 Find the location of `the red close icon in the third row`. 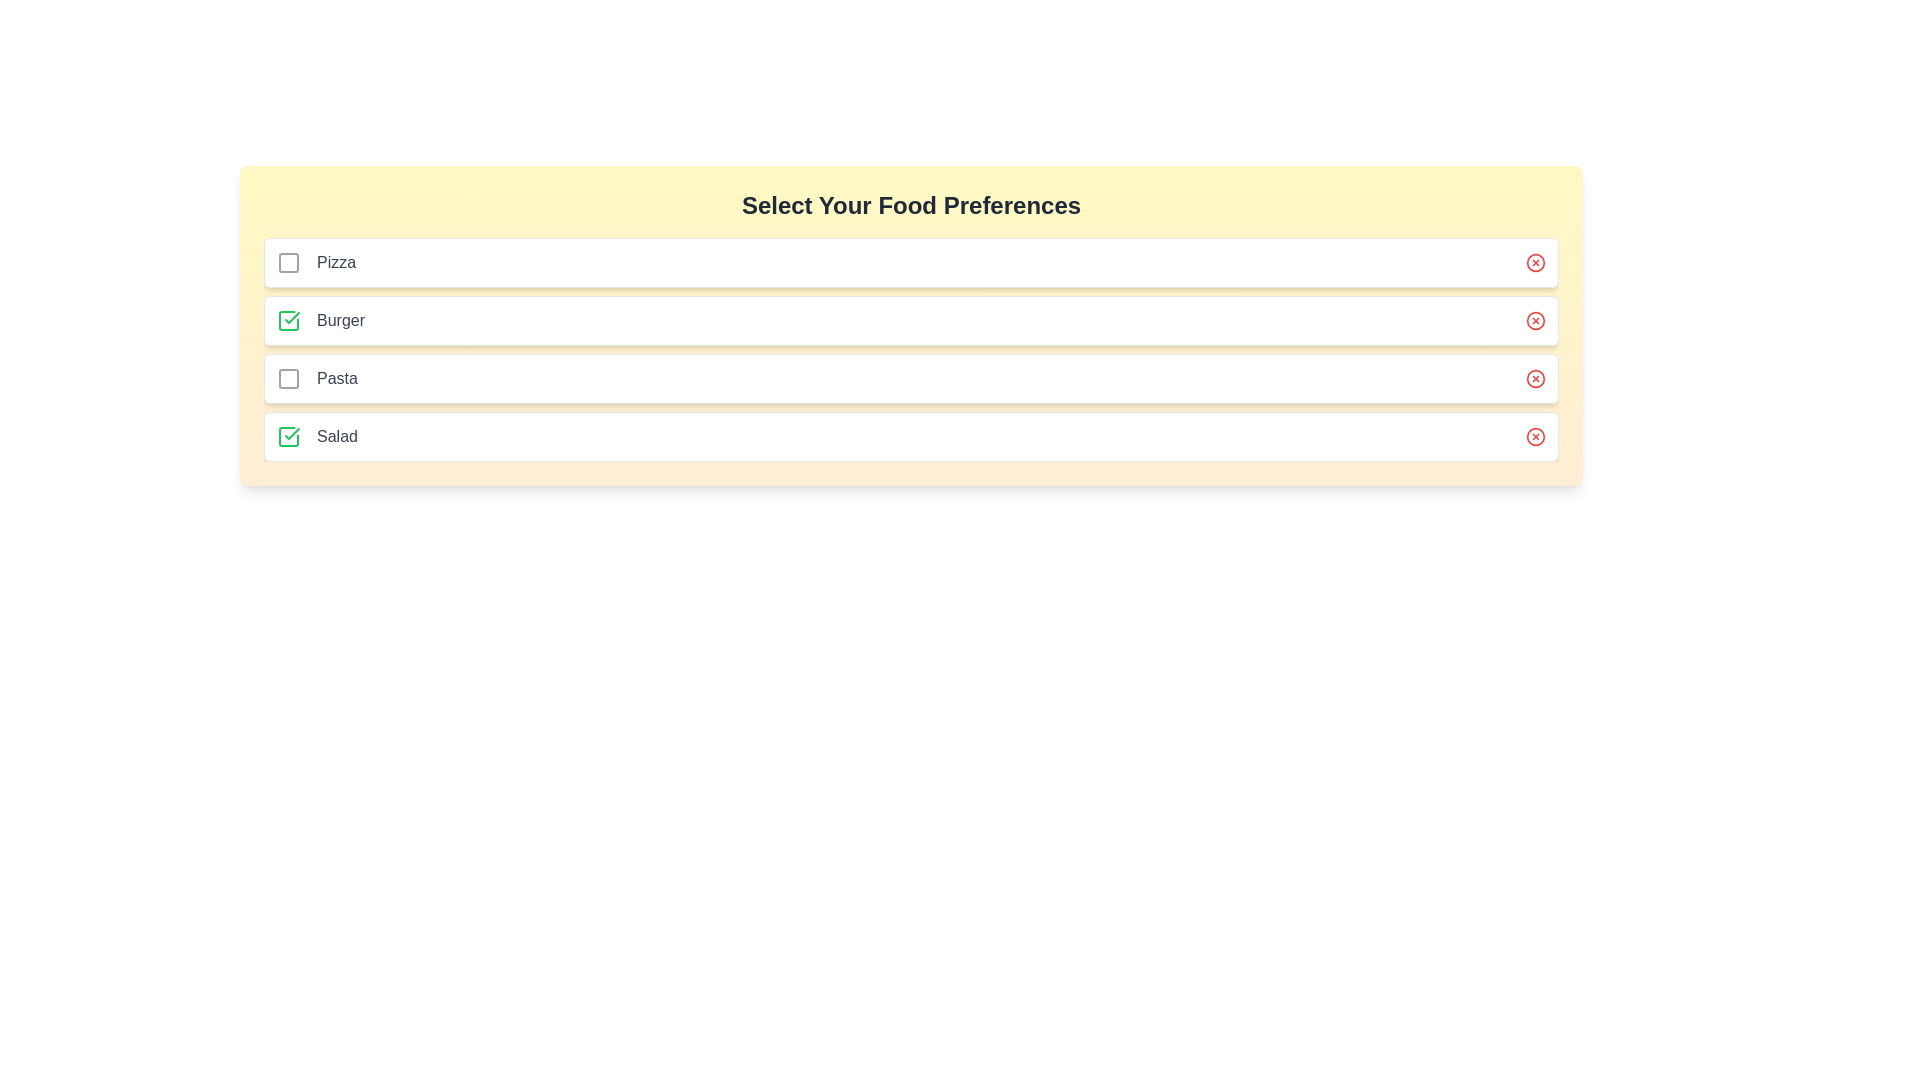

the red close icon in the third row is located at coordinates (1535, 378).